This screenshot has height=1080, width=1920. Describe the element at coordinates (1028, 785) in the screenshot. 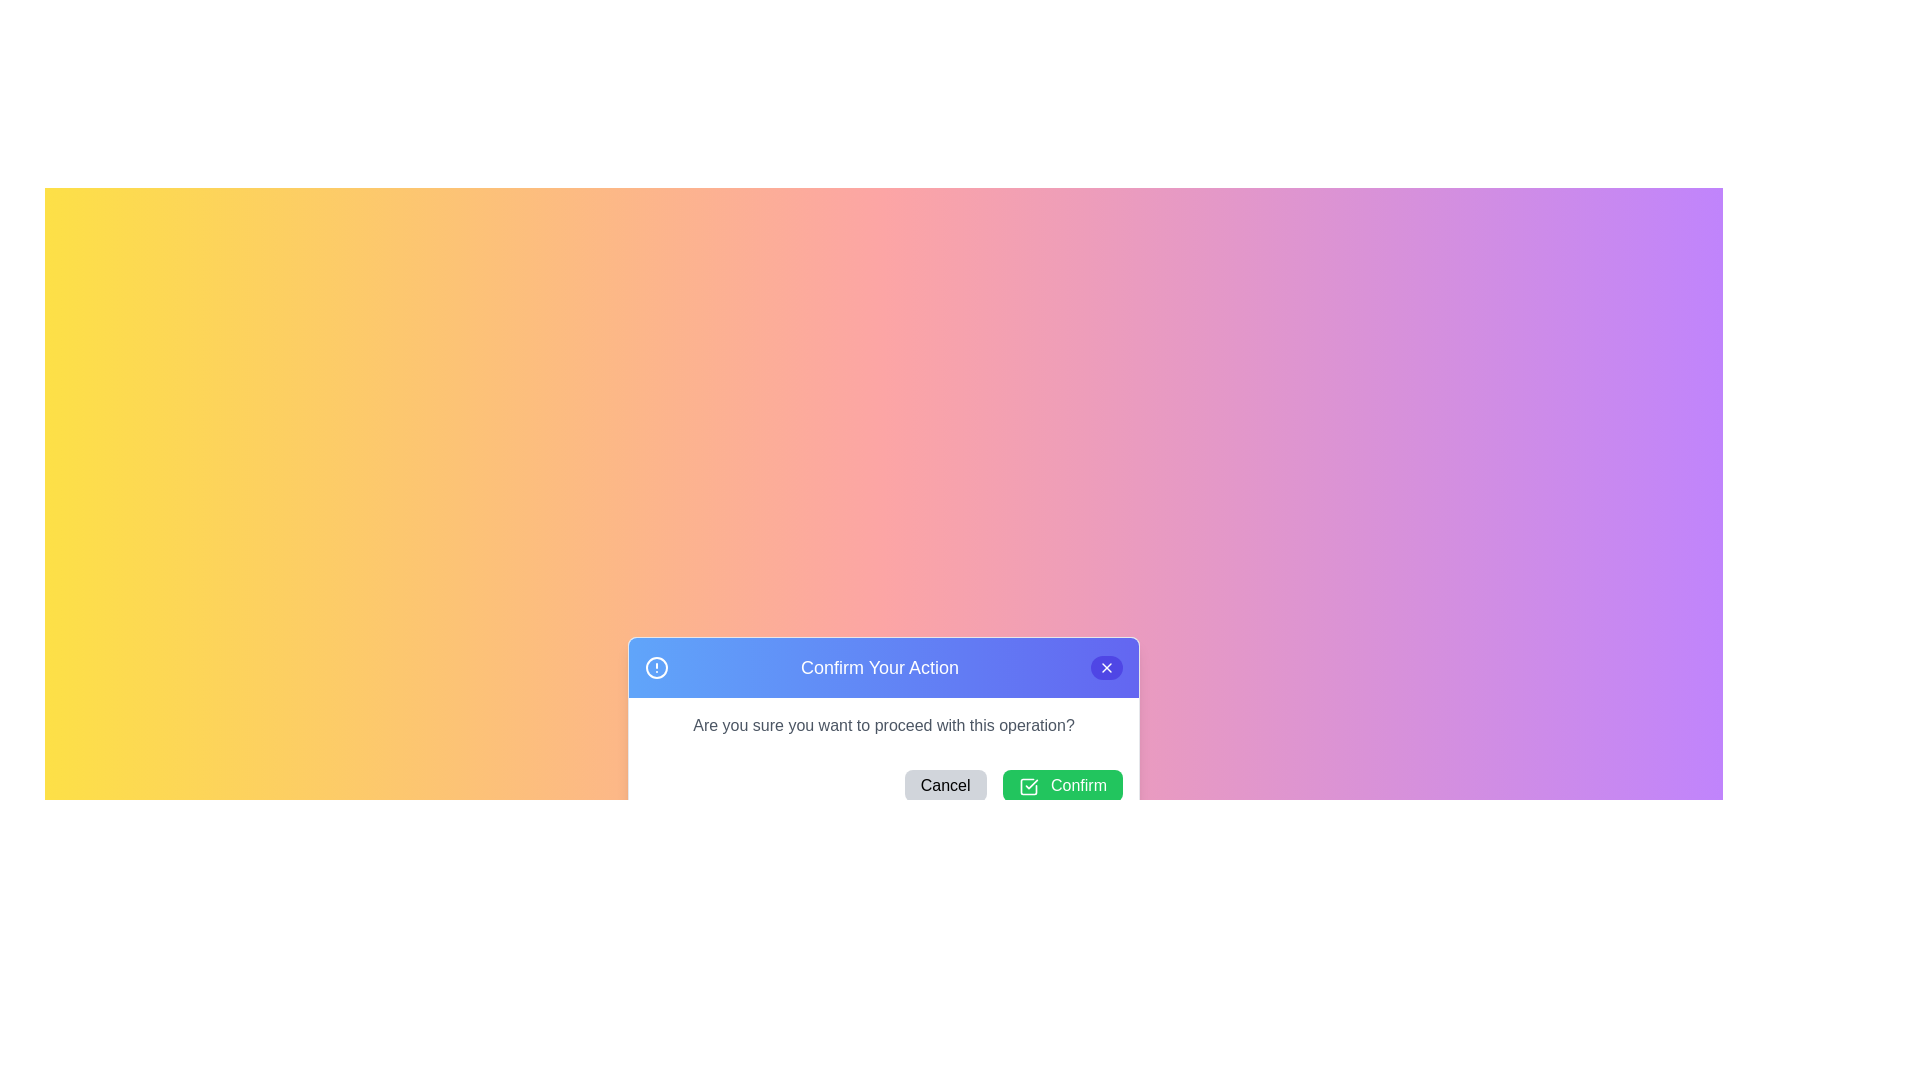

I see `the 'Confirm' button which contains the checkmark icon, located at the bottom-right side of the dialog box` at that location.